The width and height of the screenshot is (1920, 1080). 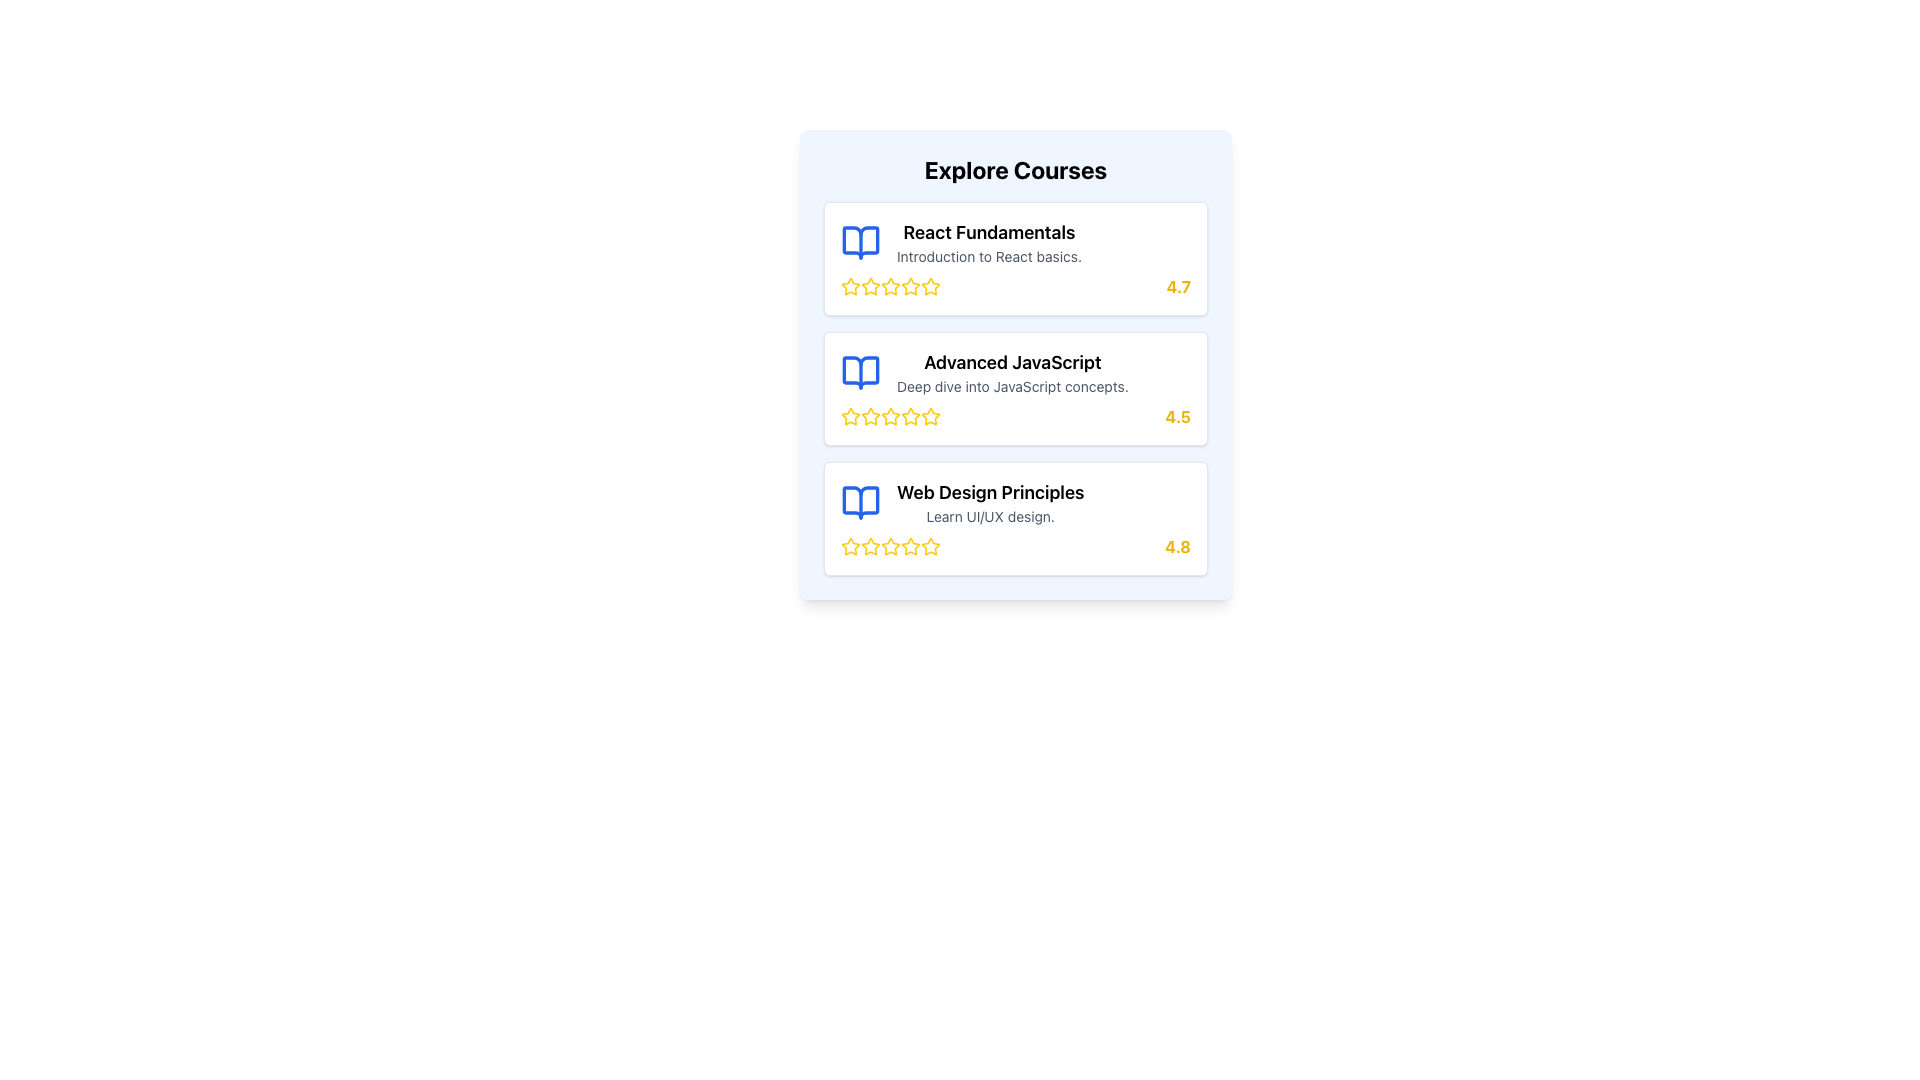 What do you see at coordinates (990, 493) in the screenshot?
I see `text label displaying the bolded title 'Web Design Principles' located at the top of the third course card in a vertical list` at bounding box center [990, 493].